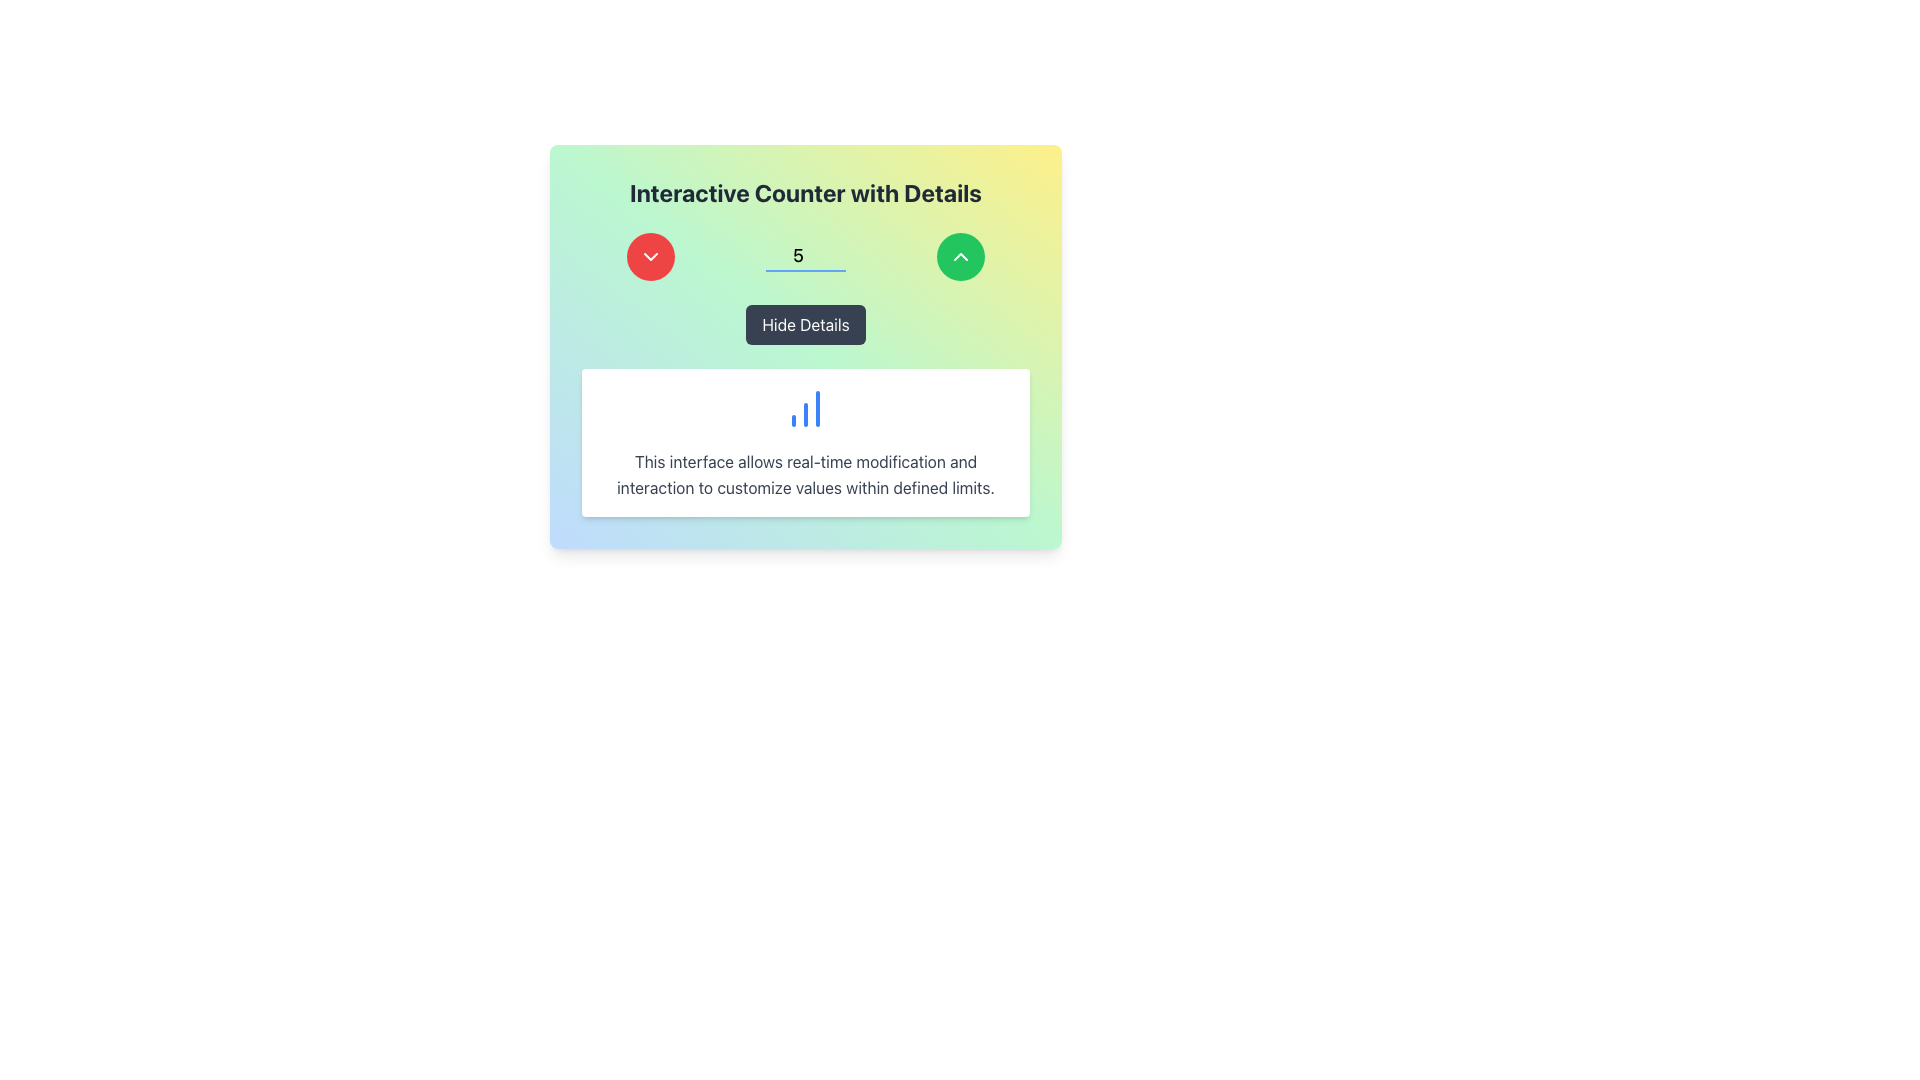 This screenshot has height=1080, width=1920. I want to click on the 'Hide Details' button located in the 'Interactive Counter with Details' panel to observe its hover effect, so click(806, 323).